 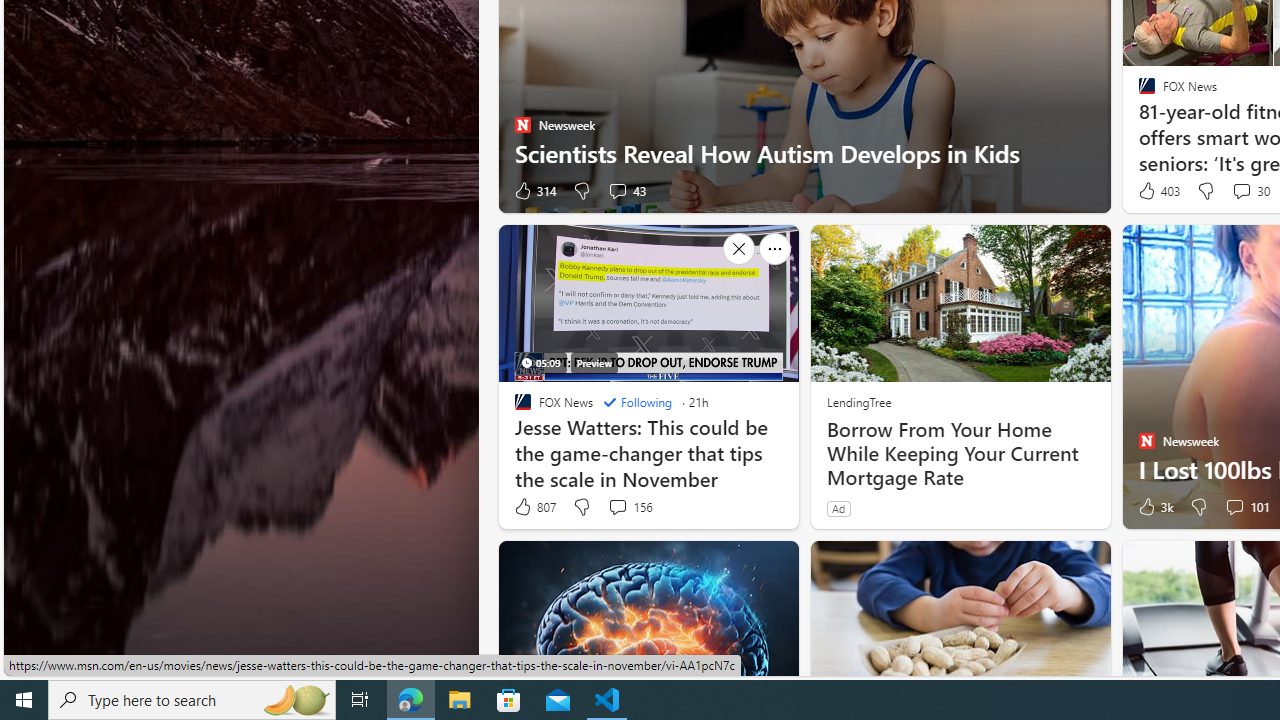 What do you see at coordinates (1240, 190) in the screenshot?
I see `'View comments 30 Comment'` at bounding box center [1240, 190].